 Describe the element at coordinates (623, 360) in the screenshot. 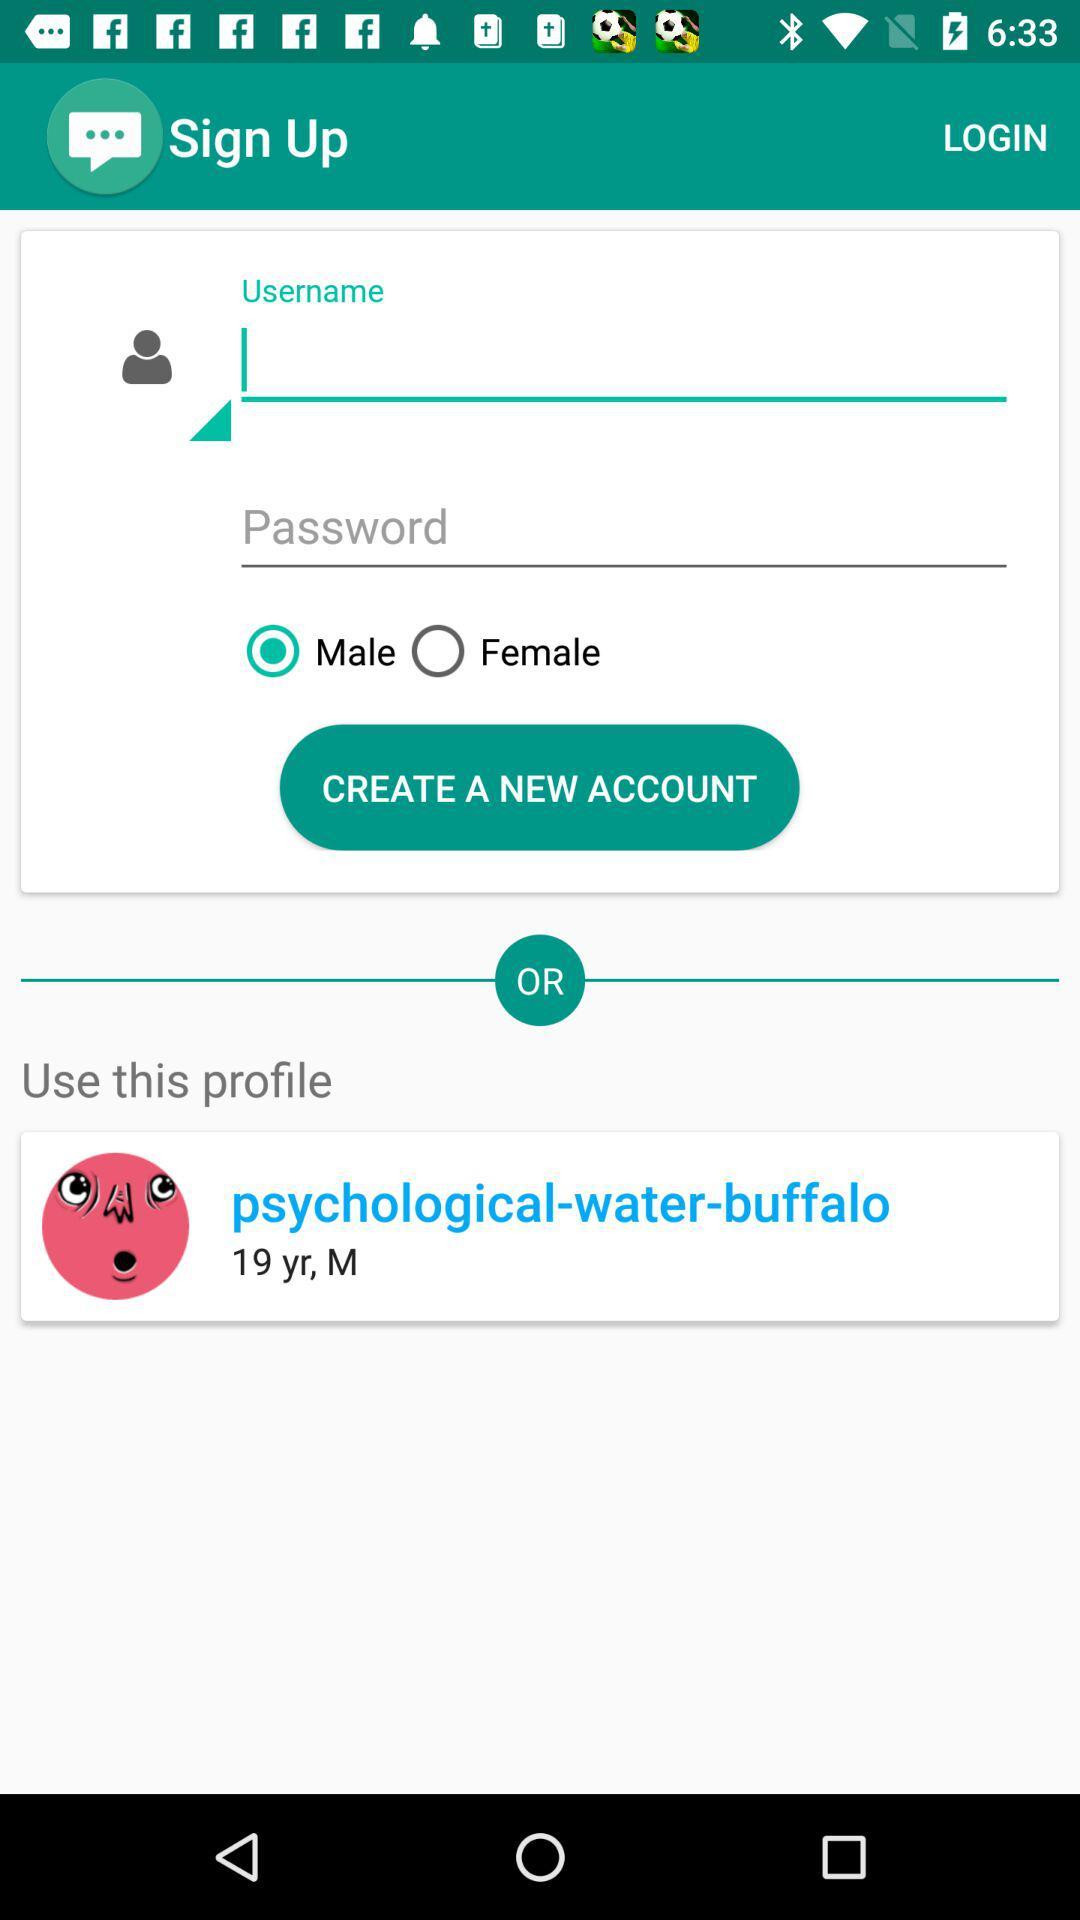

I see `open username text field` at that location.